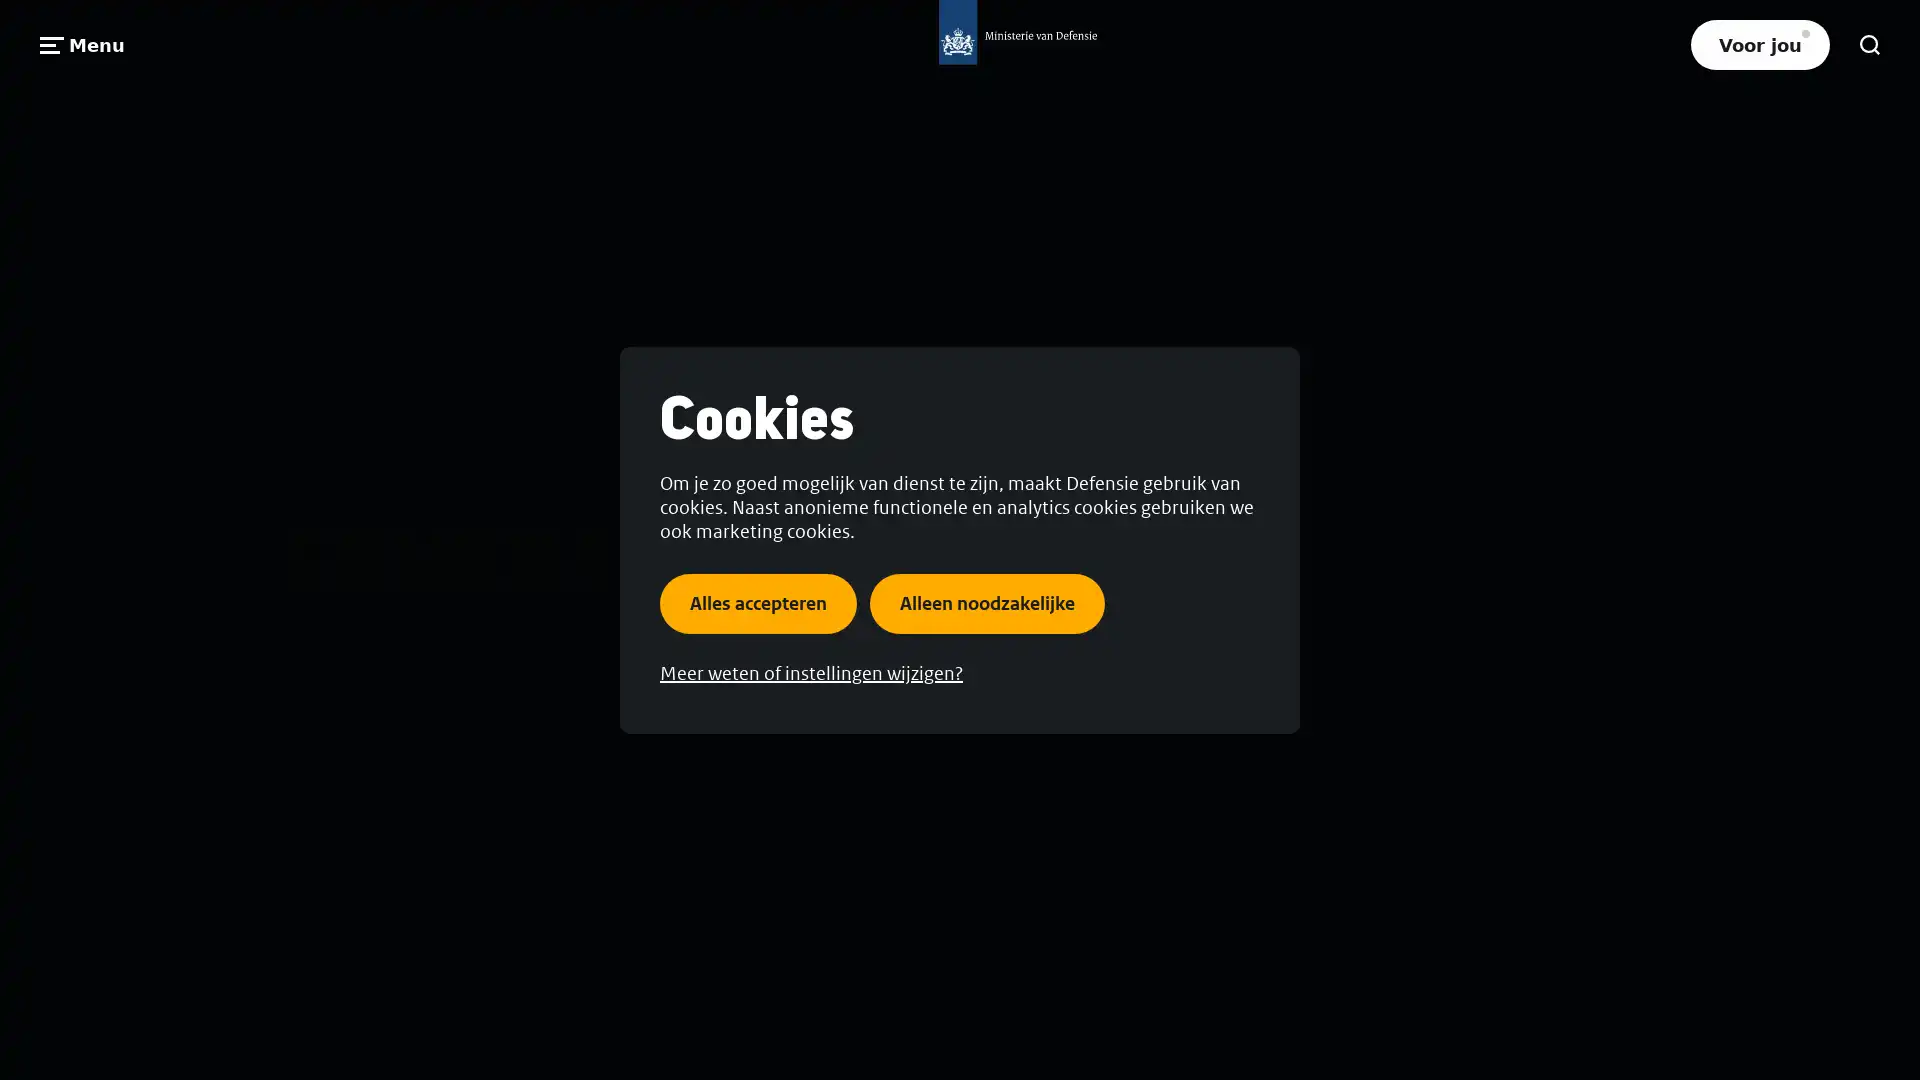 The width and height of the screenshot is (1920, 1080). Describe the element at coordinates (81, 44) in the screenshot. I see `Menu openen` at that location.